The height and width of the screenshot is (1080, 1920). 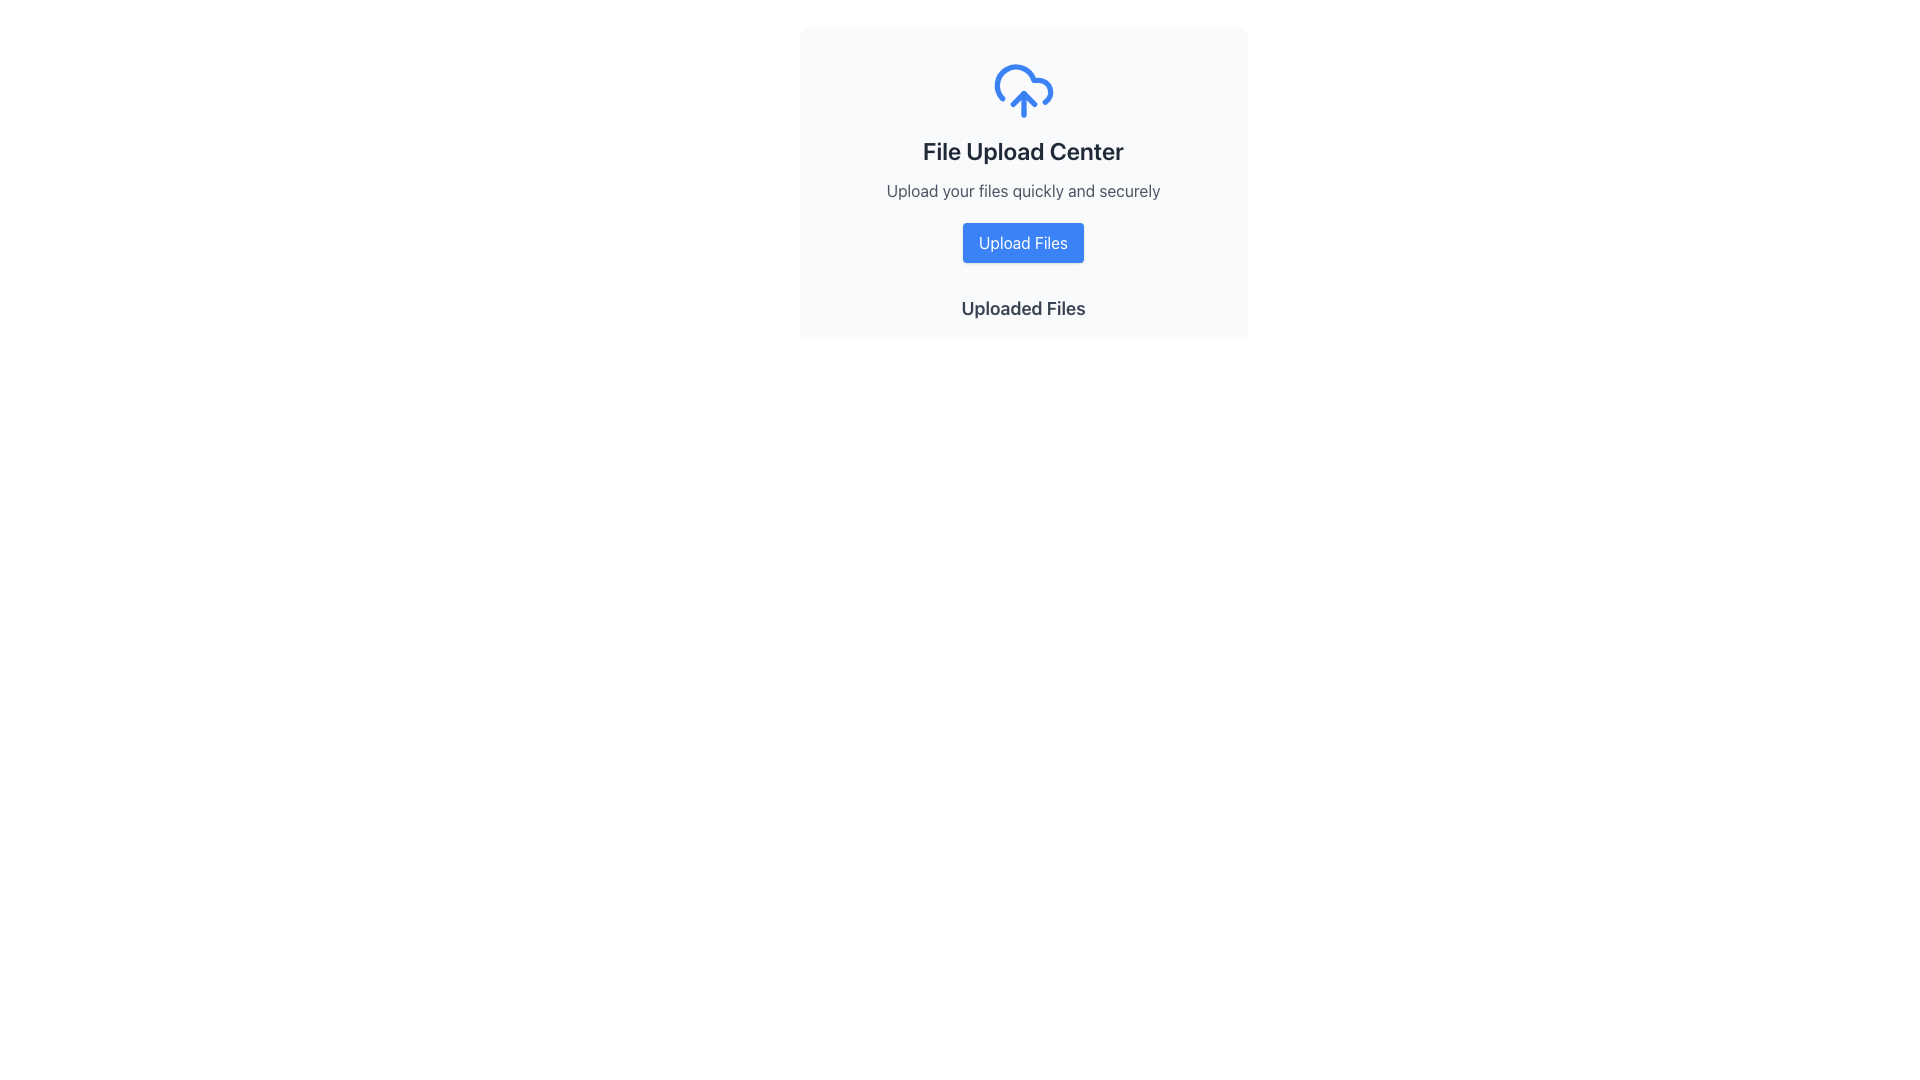 I want to click on the 'Upload Files' button using keyboard navigation, so click(x=1023, y=242).